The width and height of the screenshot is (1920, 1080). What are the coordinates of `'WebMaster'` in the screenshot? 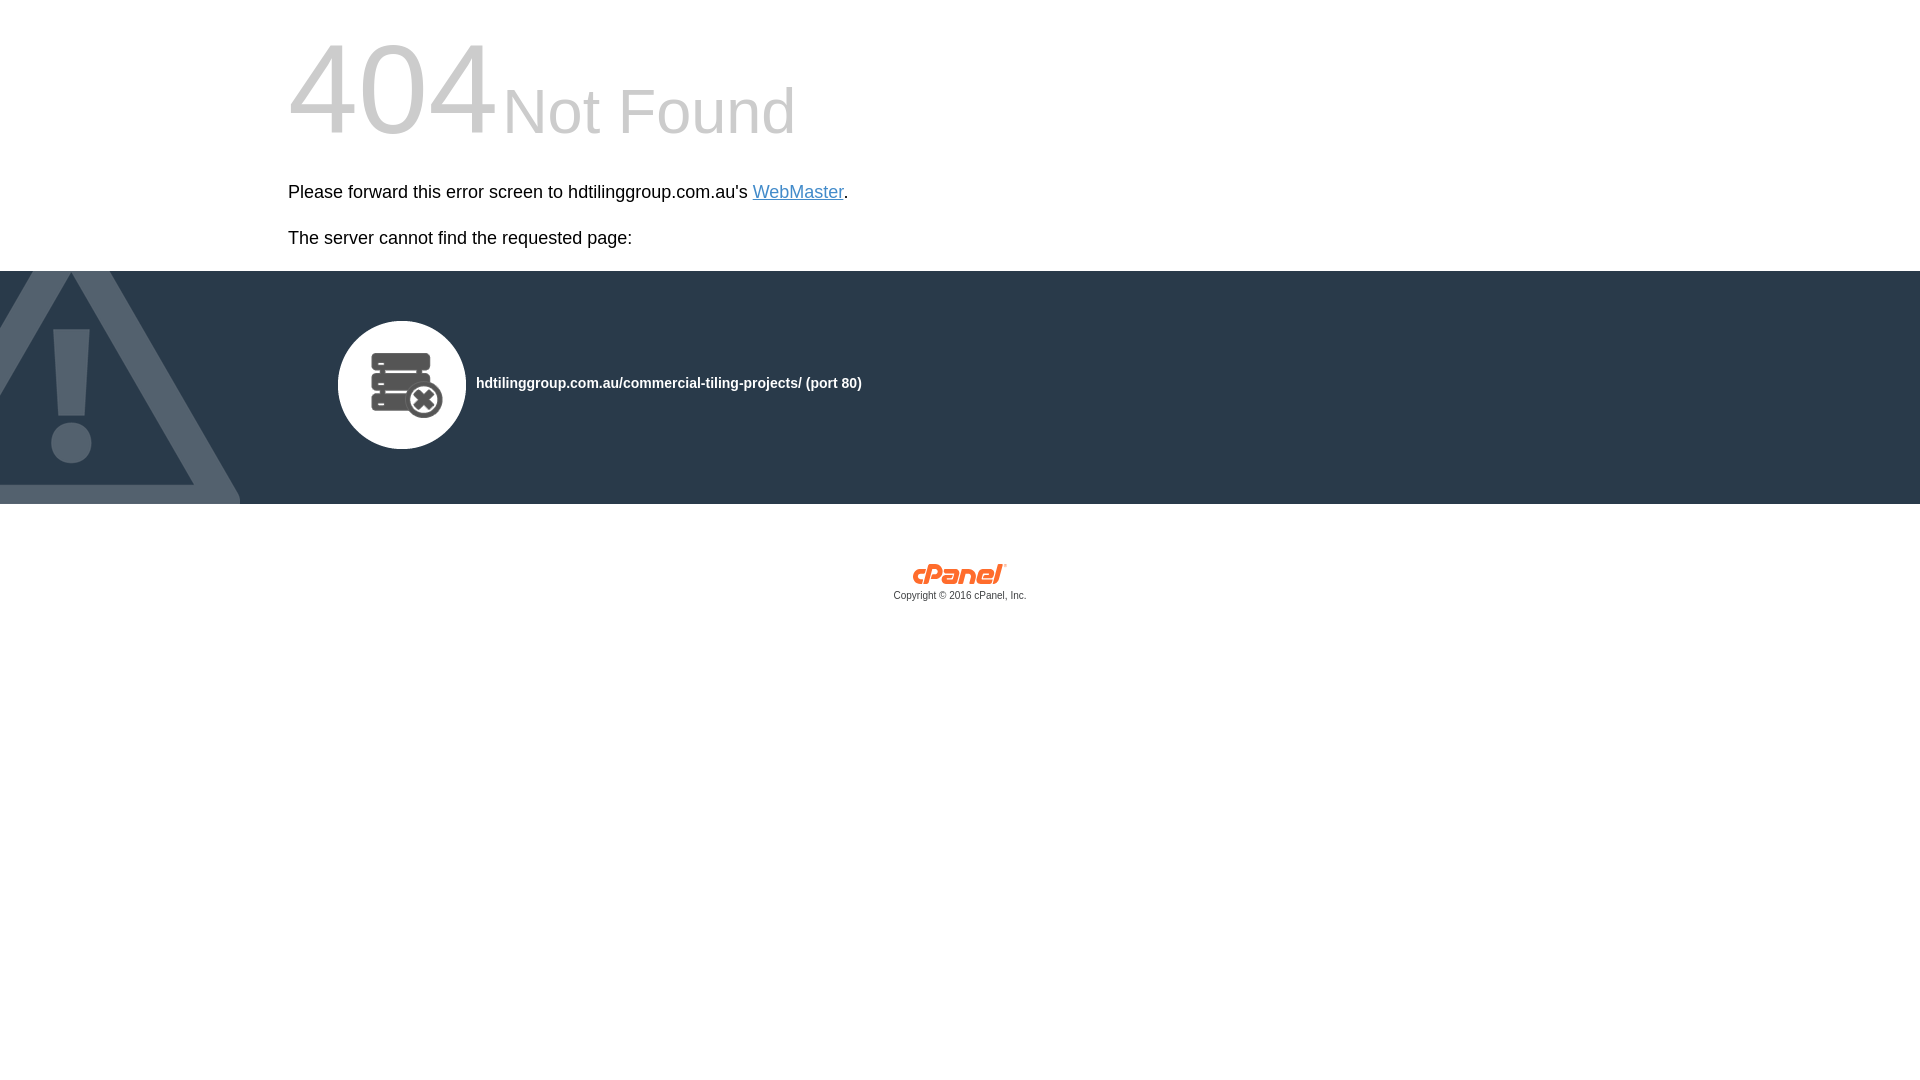 It's located at (797, 192).